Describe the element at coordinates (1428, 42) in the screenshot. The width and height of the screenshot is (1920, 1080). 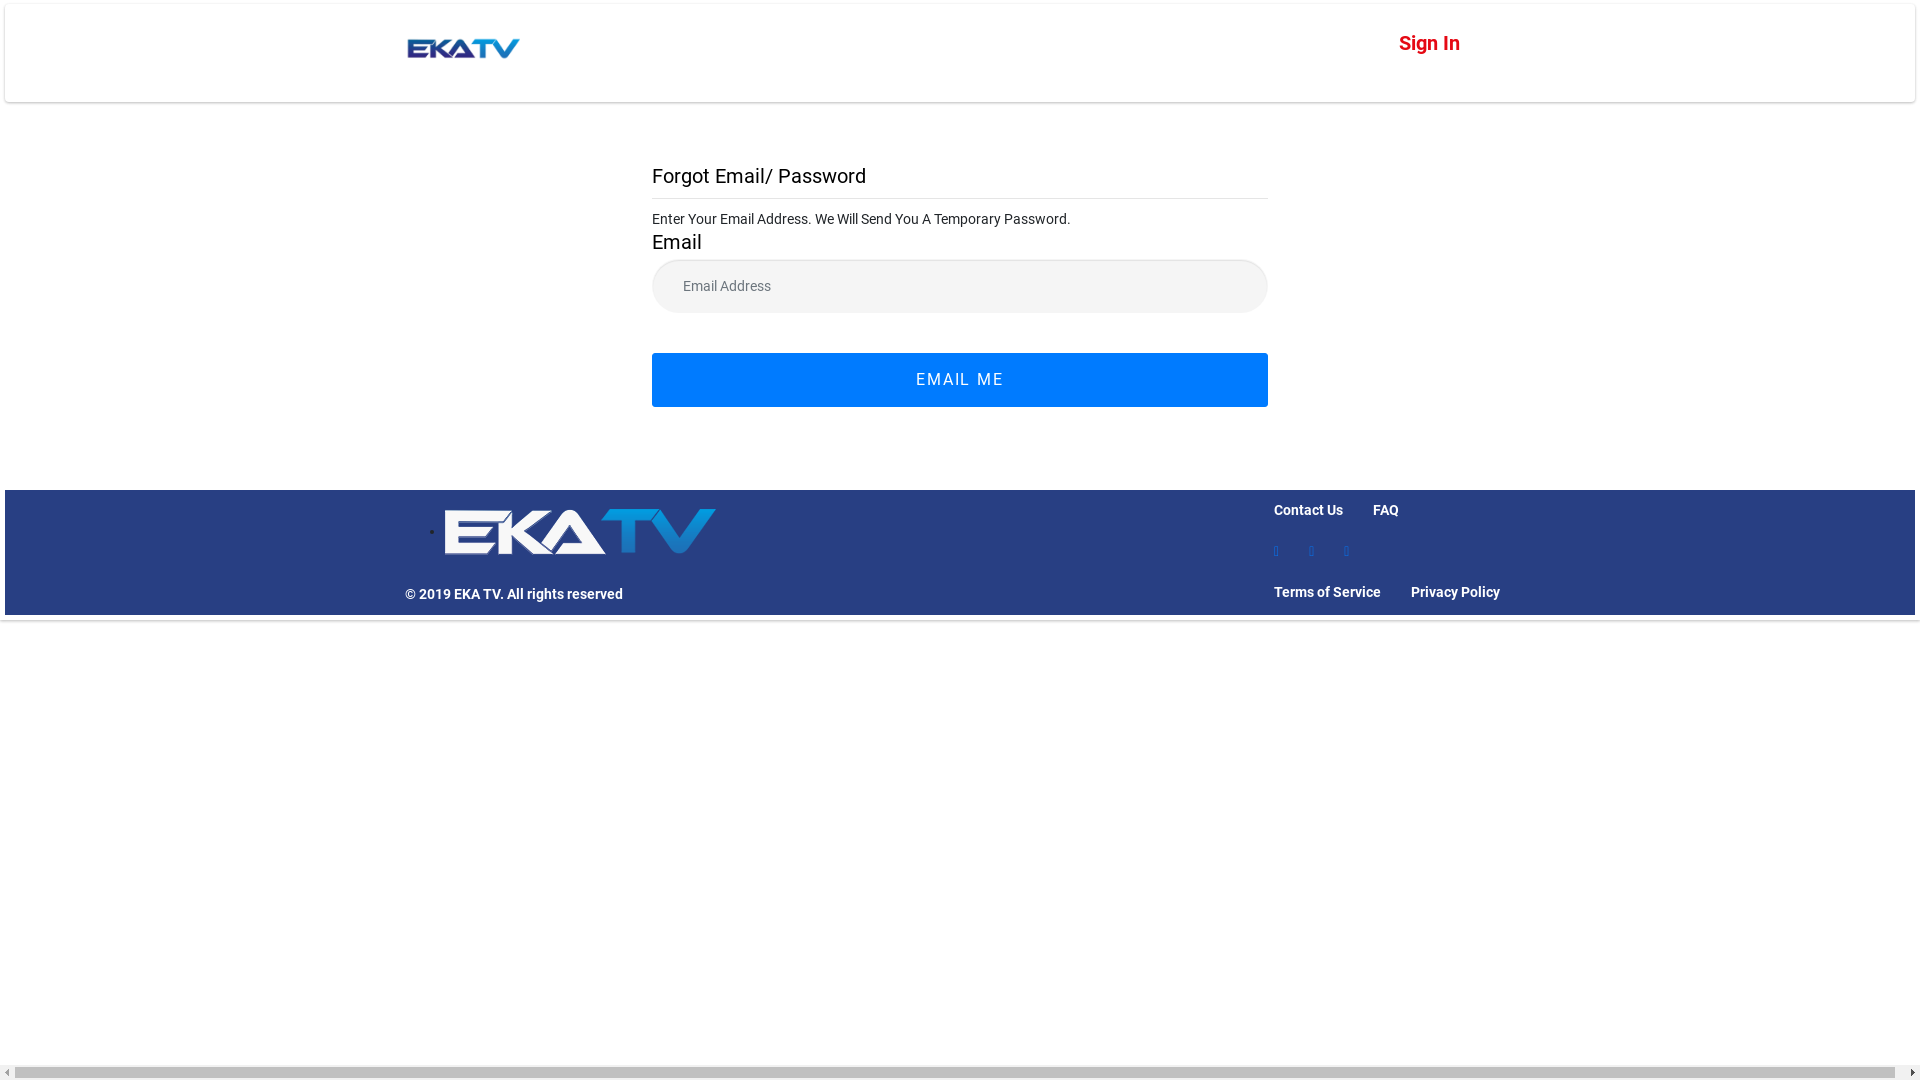
I see `'Sign In'` at that location.